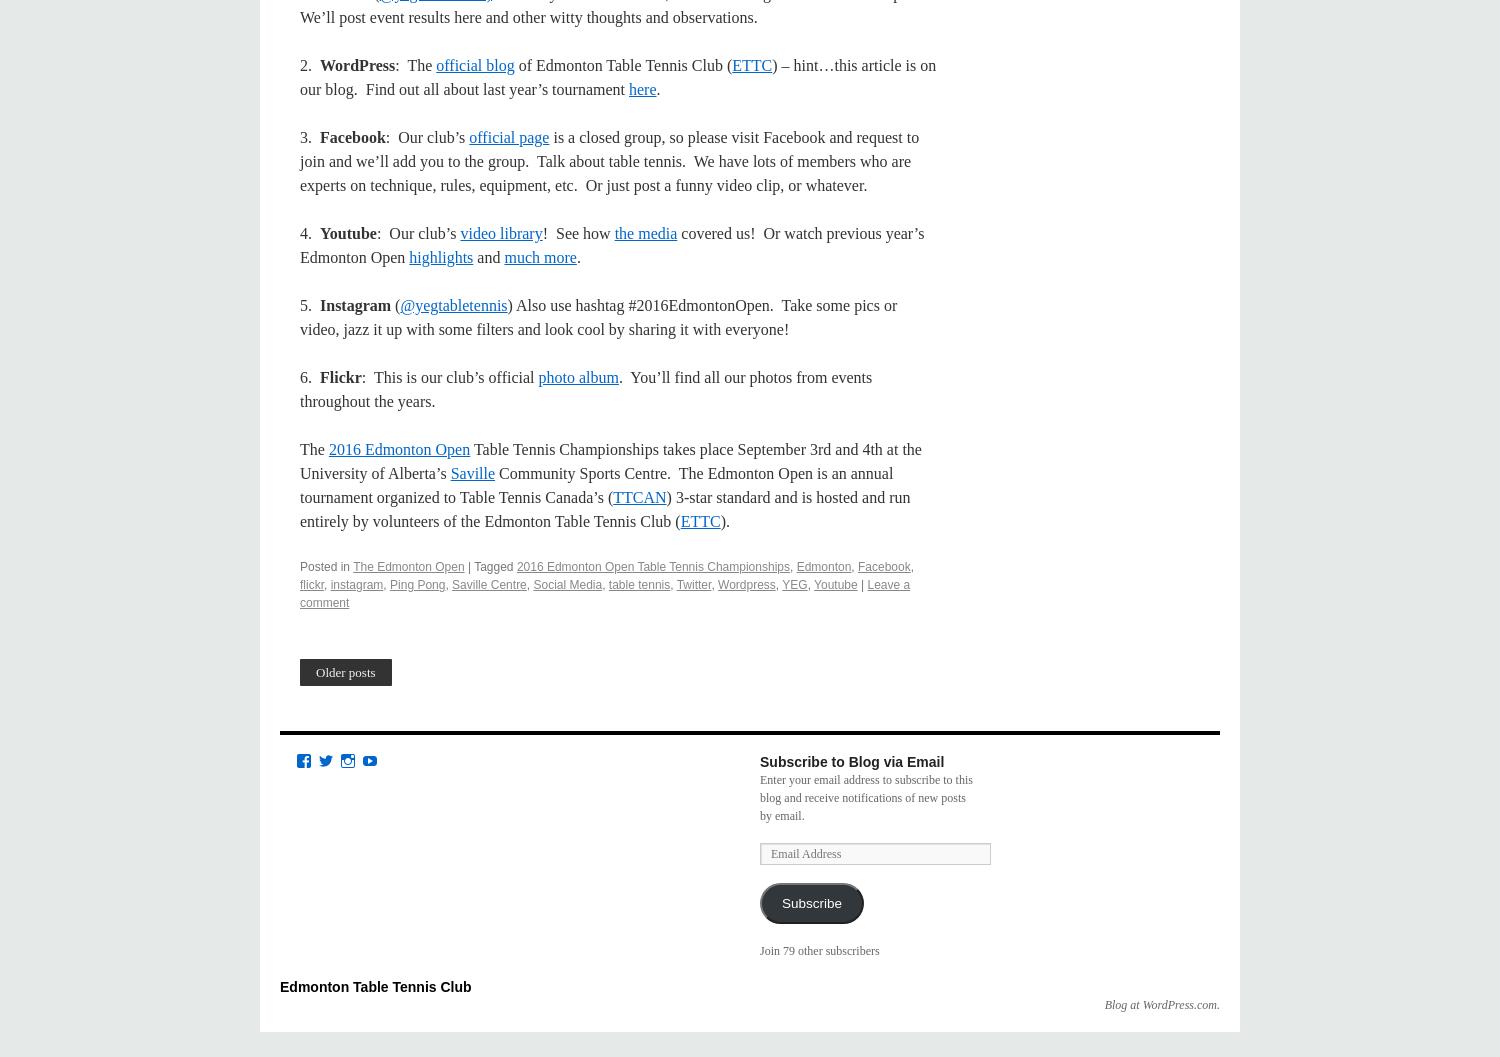  What do you see at coordinates (409, 256) in the screenshot?
I see `'highlights'` at bounding box center [409, 256].